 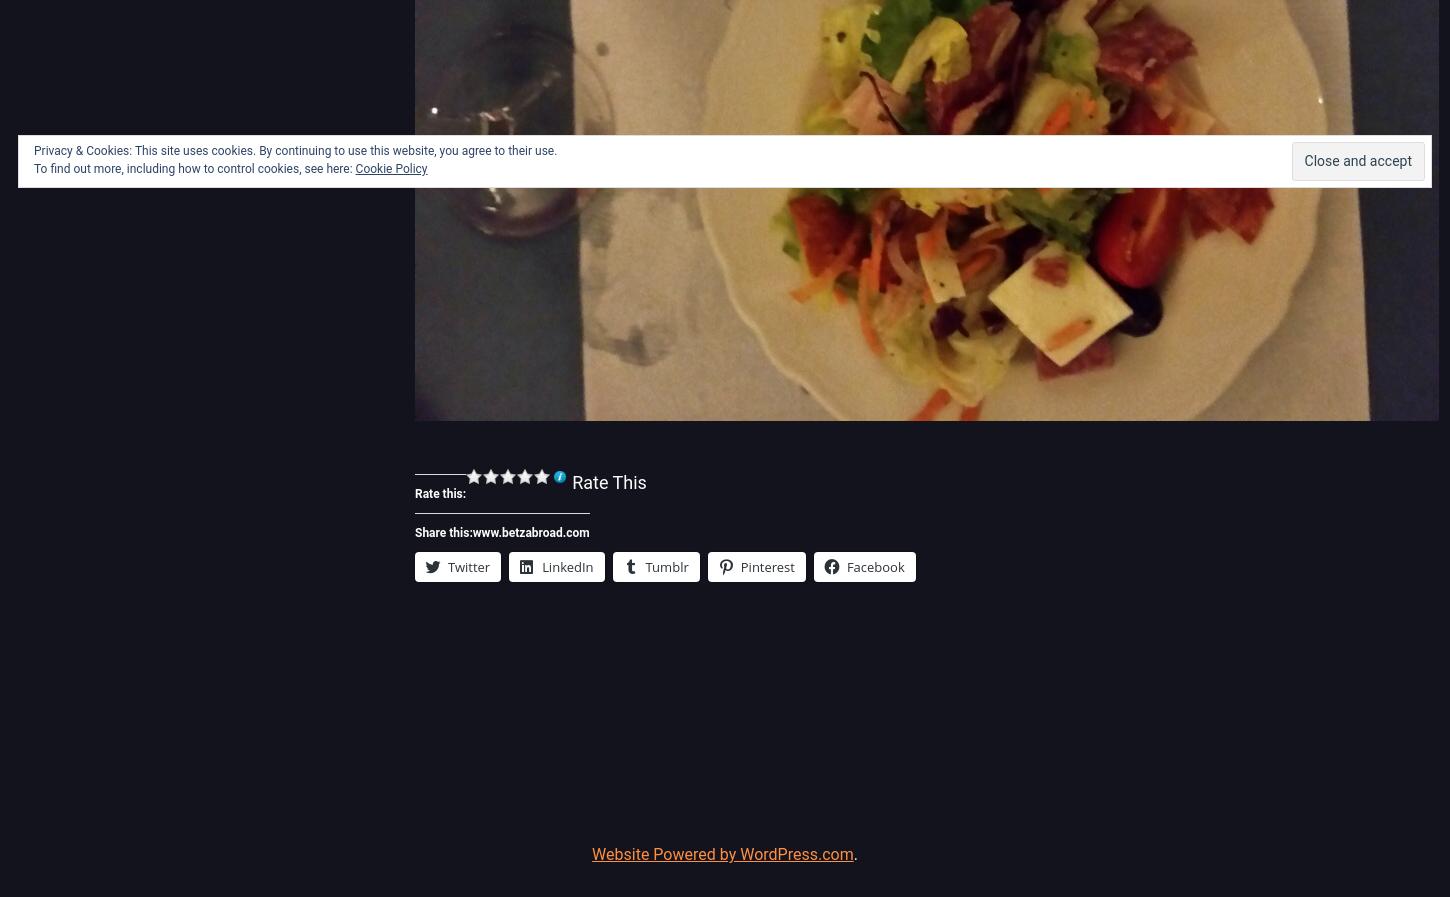 I want to click on 'Twitter', so click(x=467, y=566).